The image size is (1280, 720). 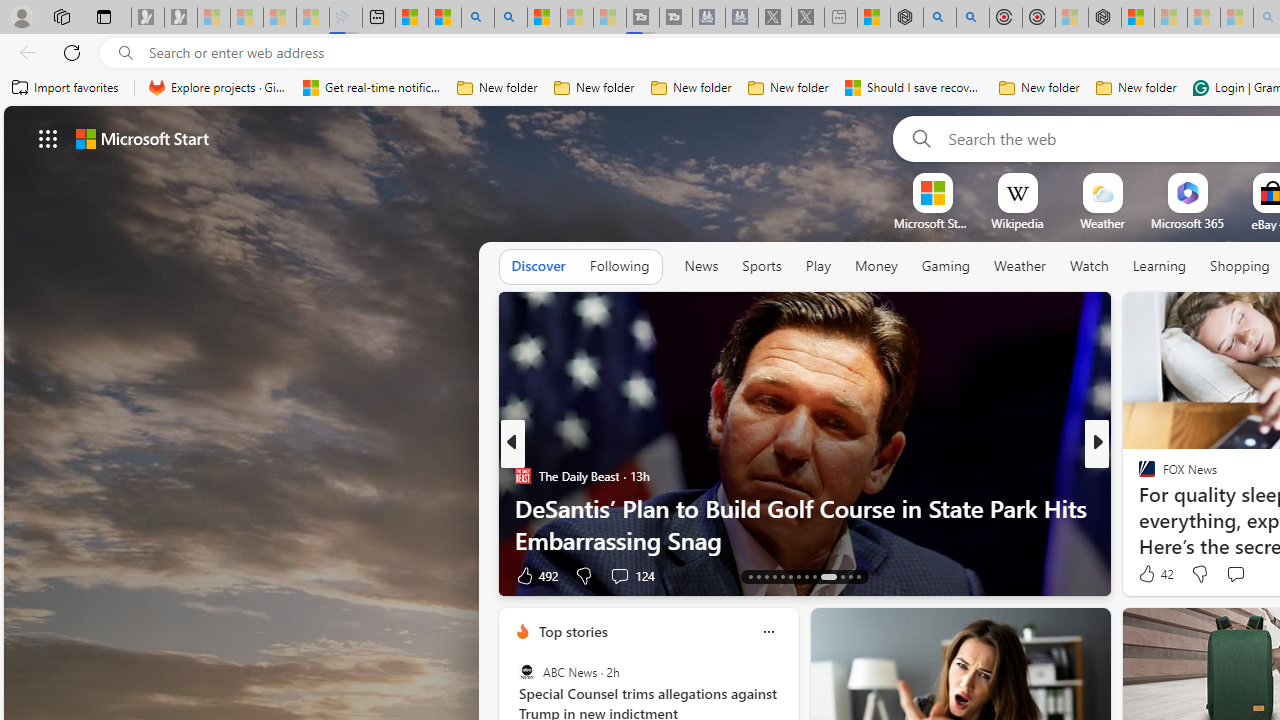 I want to click on 'AutomationID: waffle', so click(x=48, y=137).